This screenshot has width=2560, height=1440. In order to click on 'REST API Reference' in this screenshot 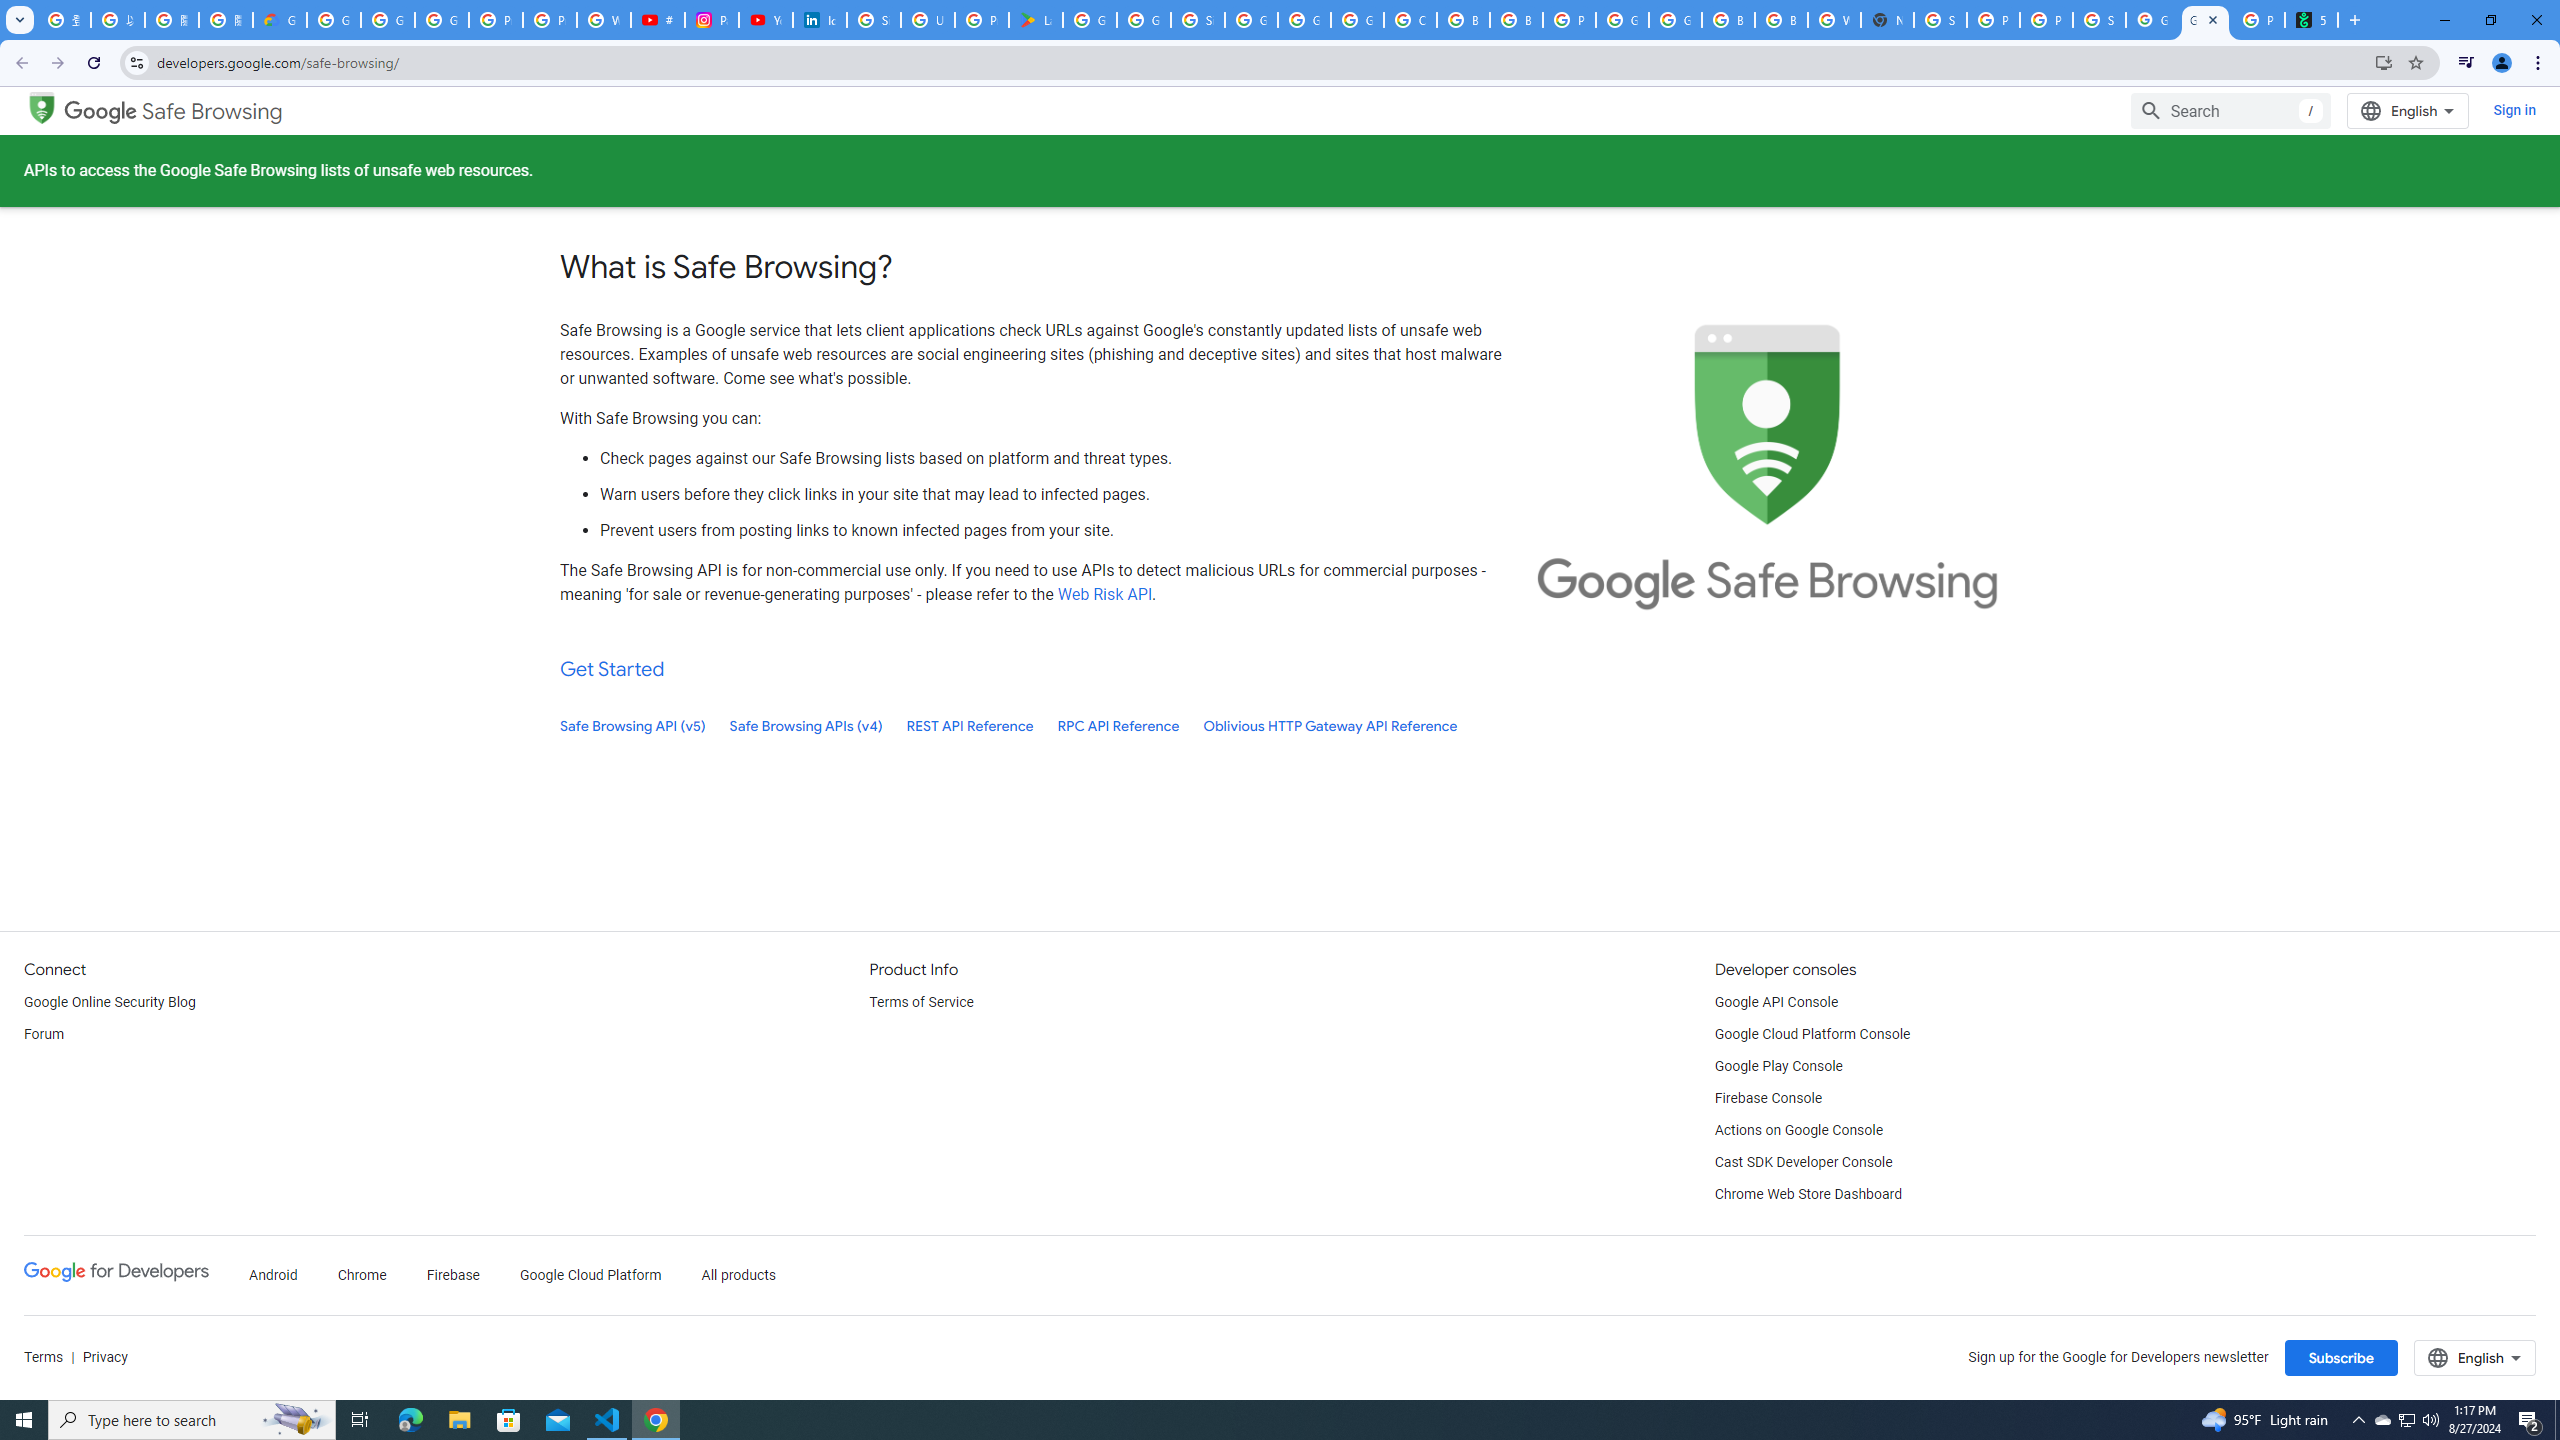, I will do `click(970, 725)`.